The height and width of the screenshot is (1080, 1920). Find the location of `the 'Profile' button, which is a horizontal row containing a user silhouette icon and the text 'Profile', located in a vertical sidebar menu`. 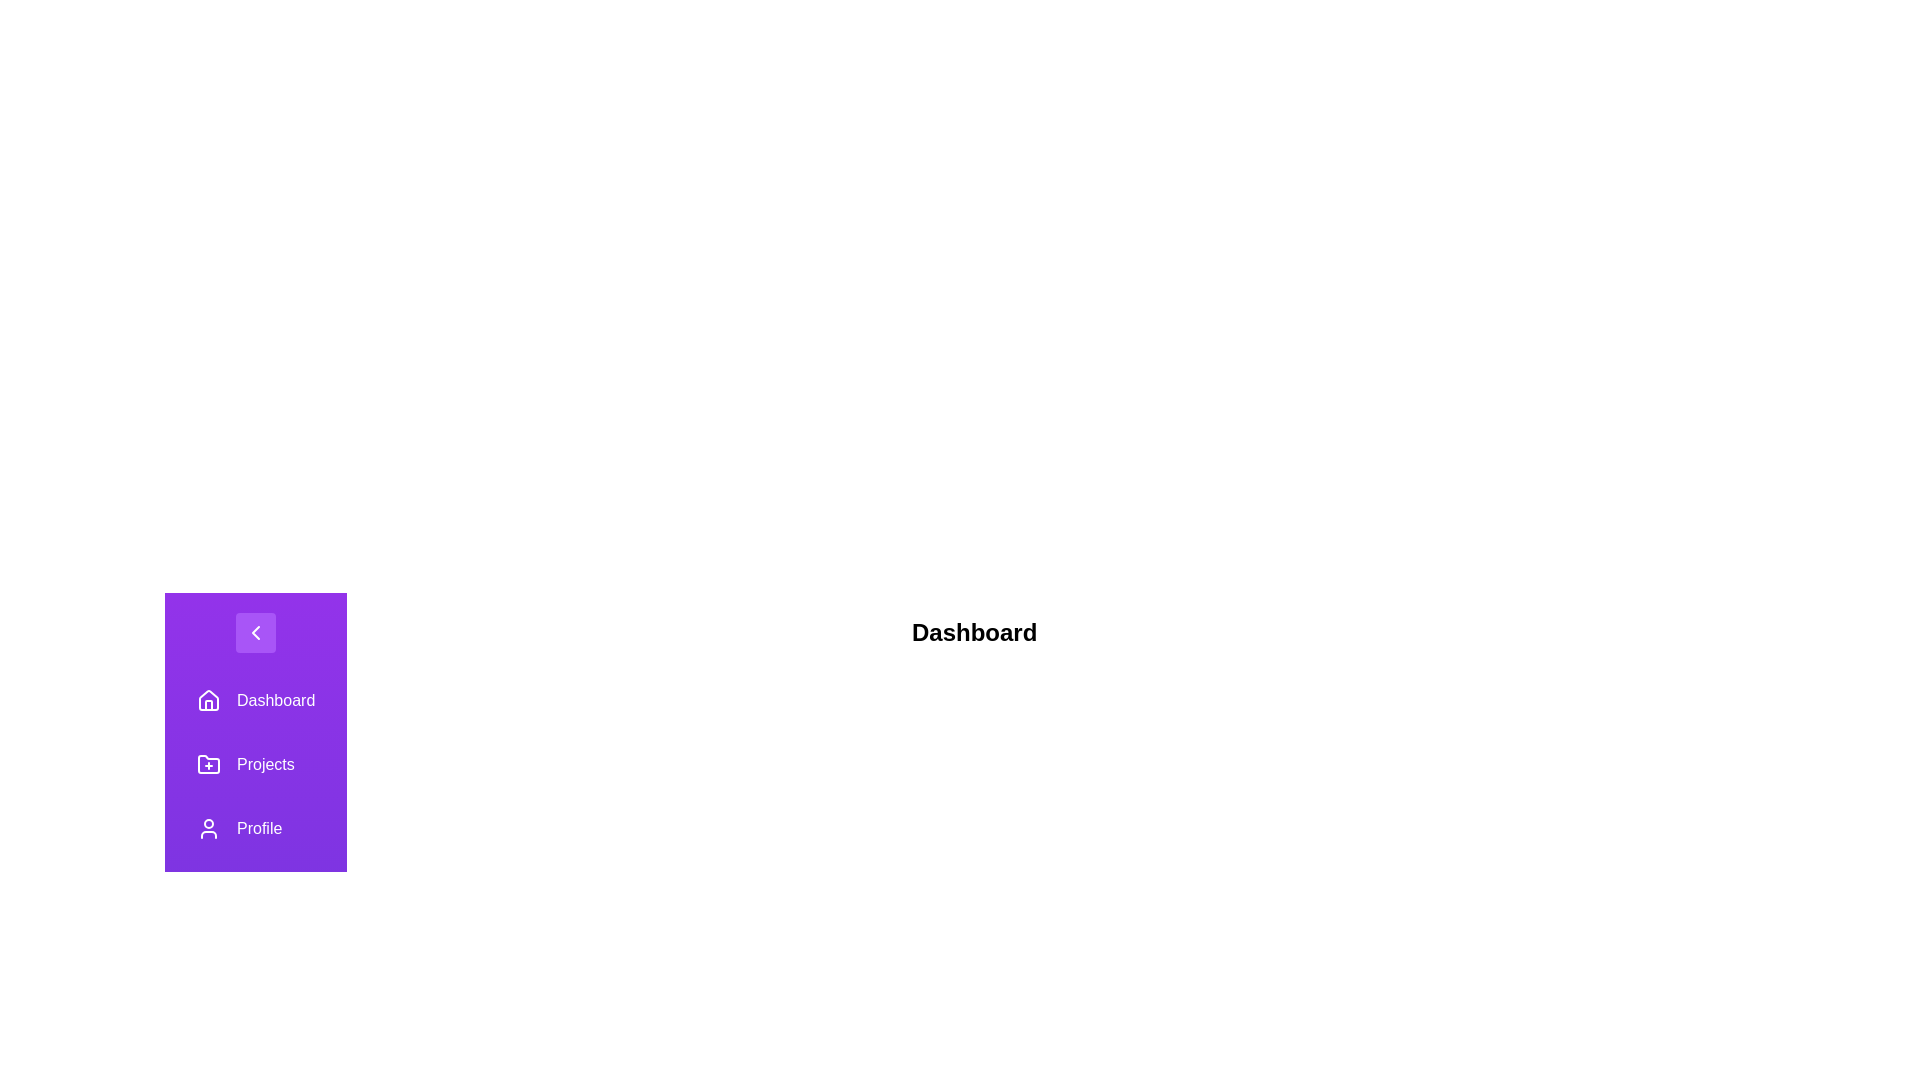

the 'Profile' button, which is a horizontal row containing a user silhouette icon and the text 'Profile', located in a vertical sidebar menu is located at coordinates (255, 829).